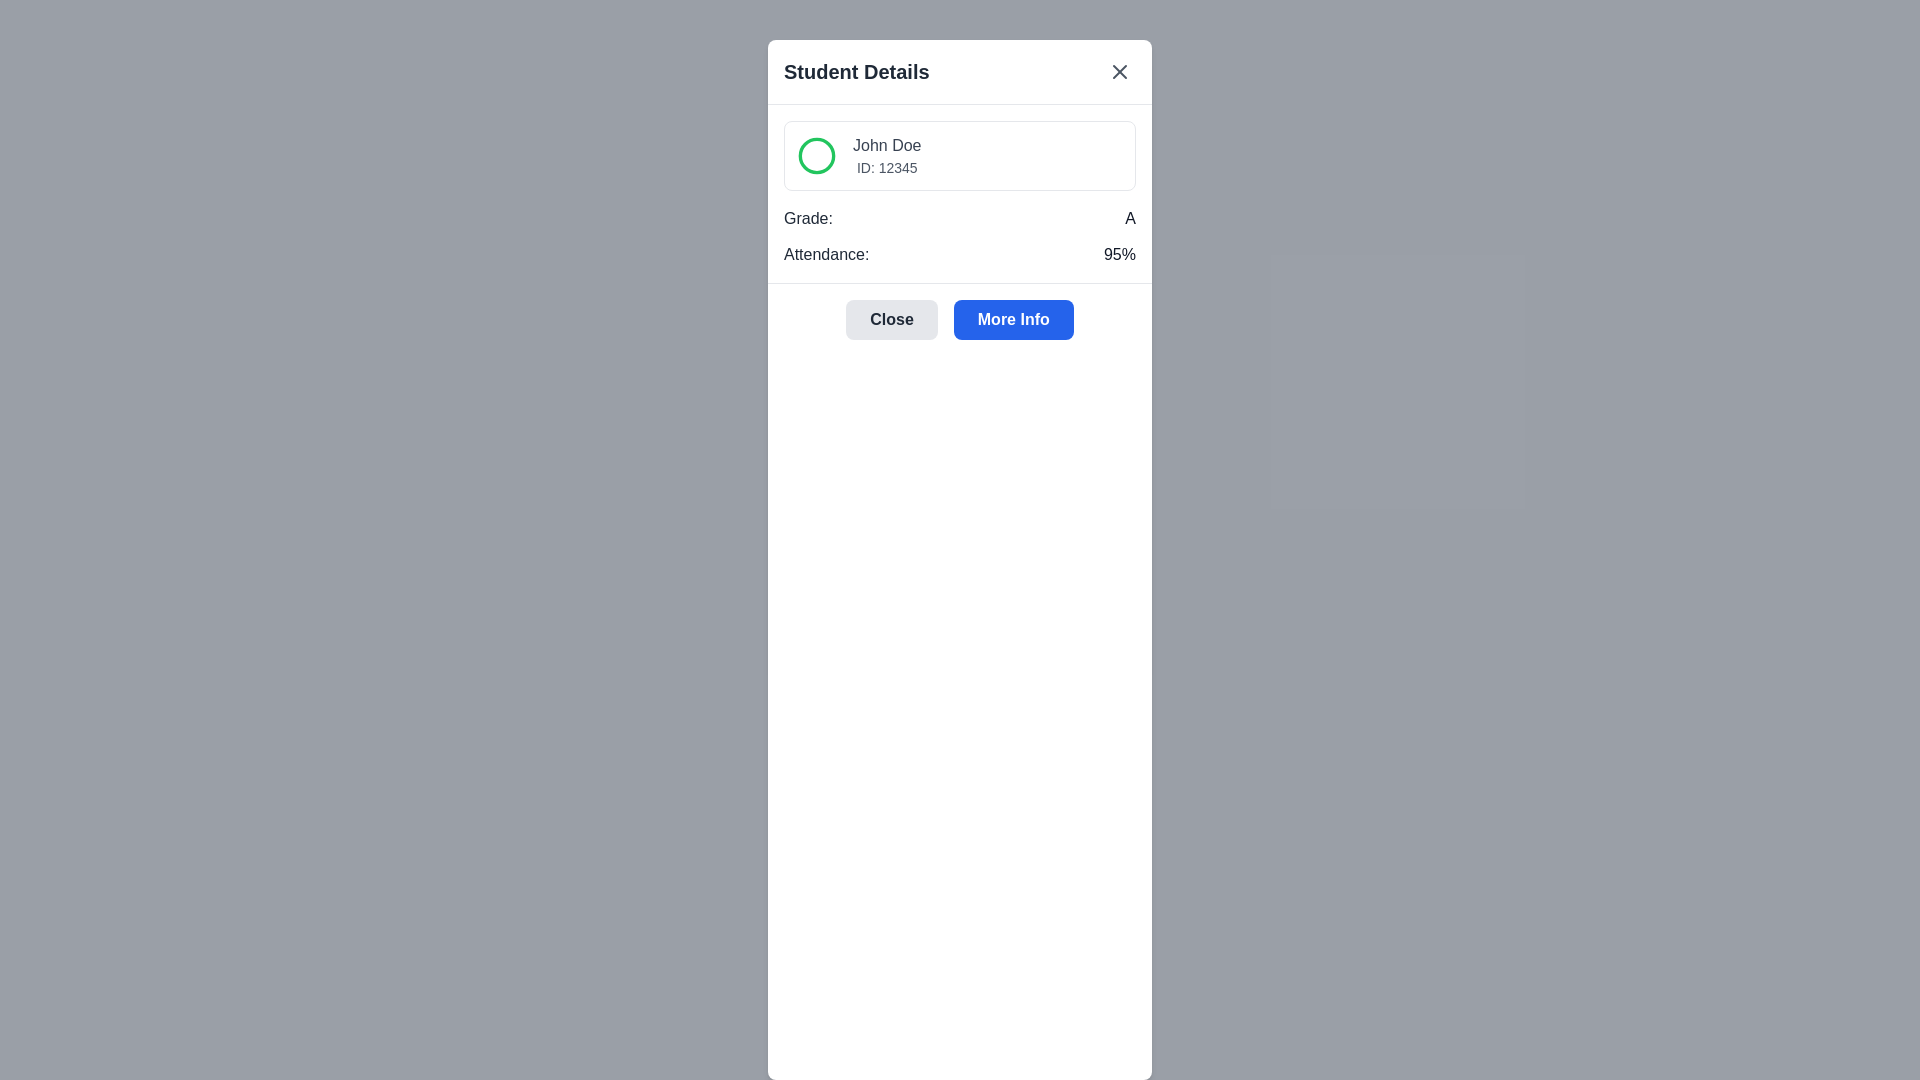  I want to click on the gray 'X' icon at the top-right corner of the 'Student Details' modal, so click(1118, 71).